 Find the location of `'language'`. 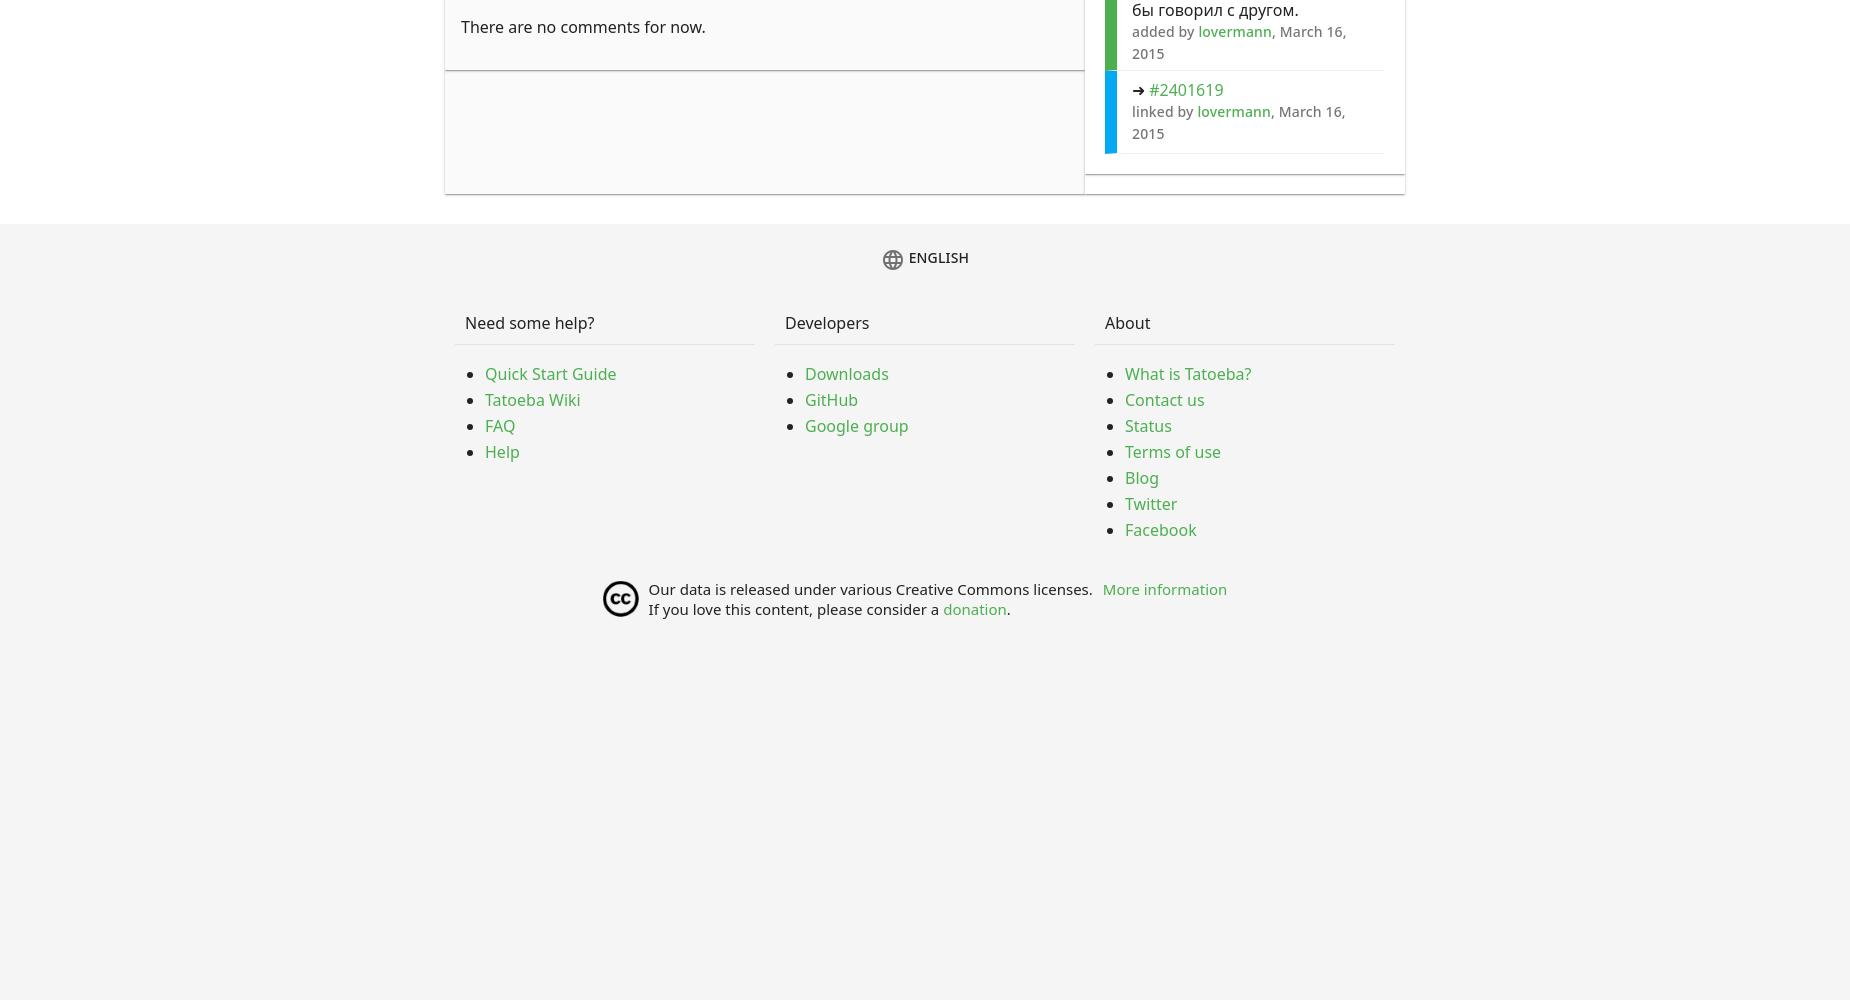

'language' is located at coordinates (892, 259).